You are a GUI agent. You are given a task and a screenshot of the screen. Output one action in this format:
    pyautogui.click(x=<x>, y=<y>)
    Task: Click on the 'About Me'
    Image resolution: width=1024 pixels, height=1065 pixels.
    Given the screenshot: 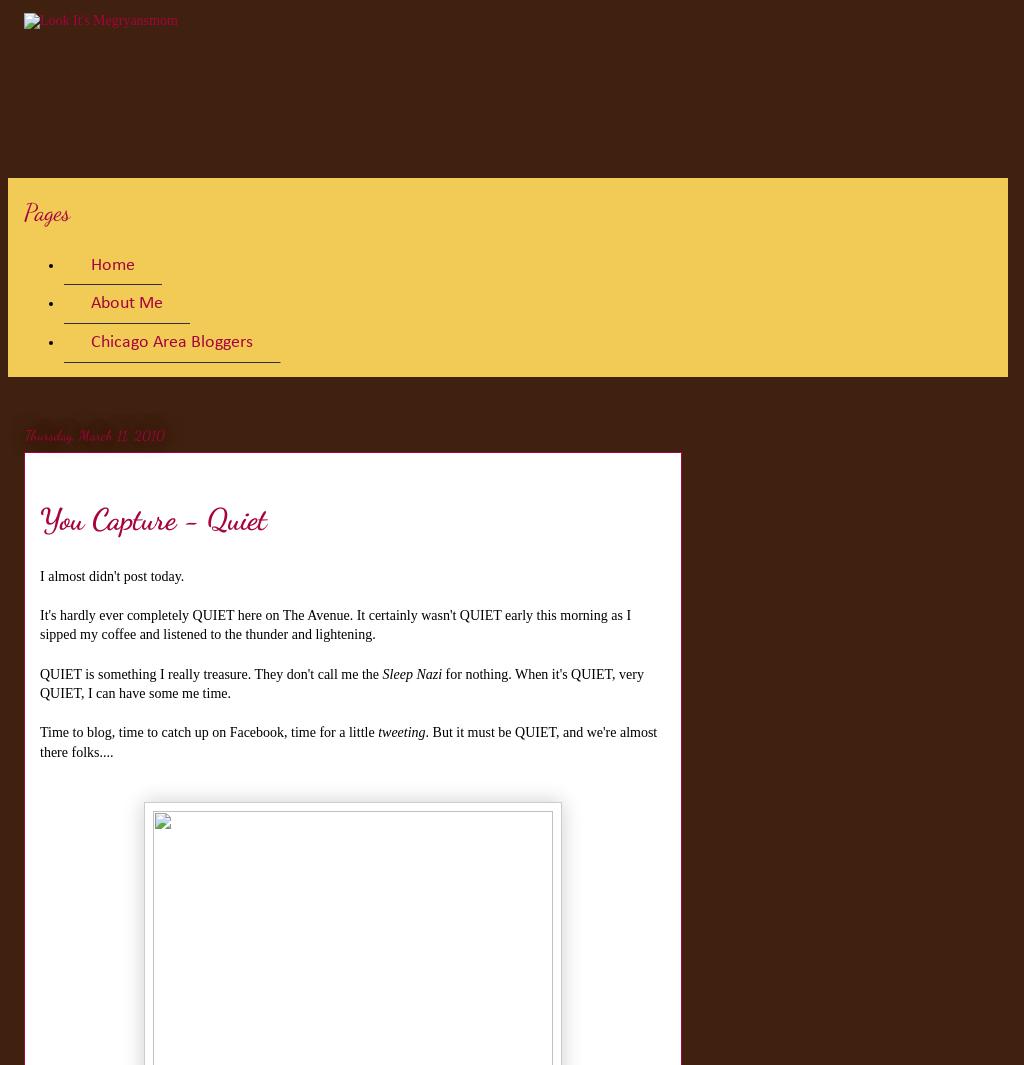 What is the action you would take?
    pyautogui.click(x=126, y=302)
    